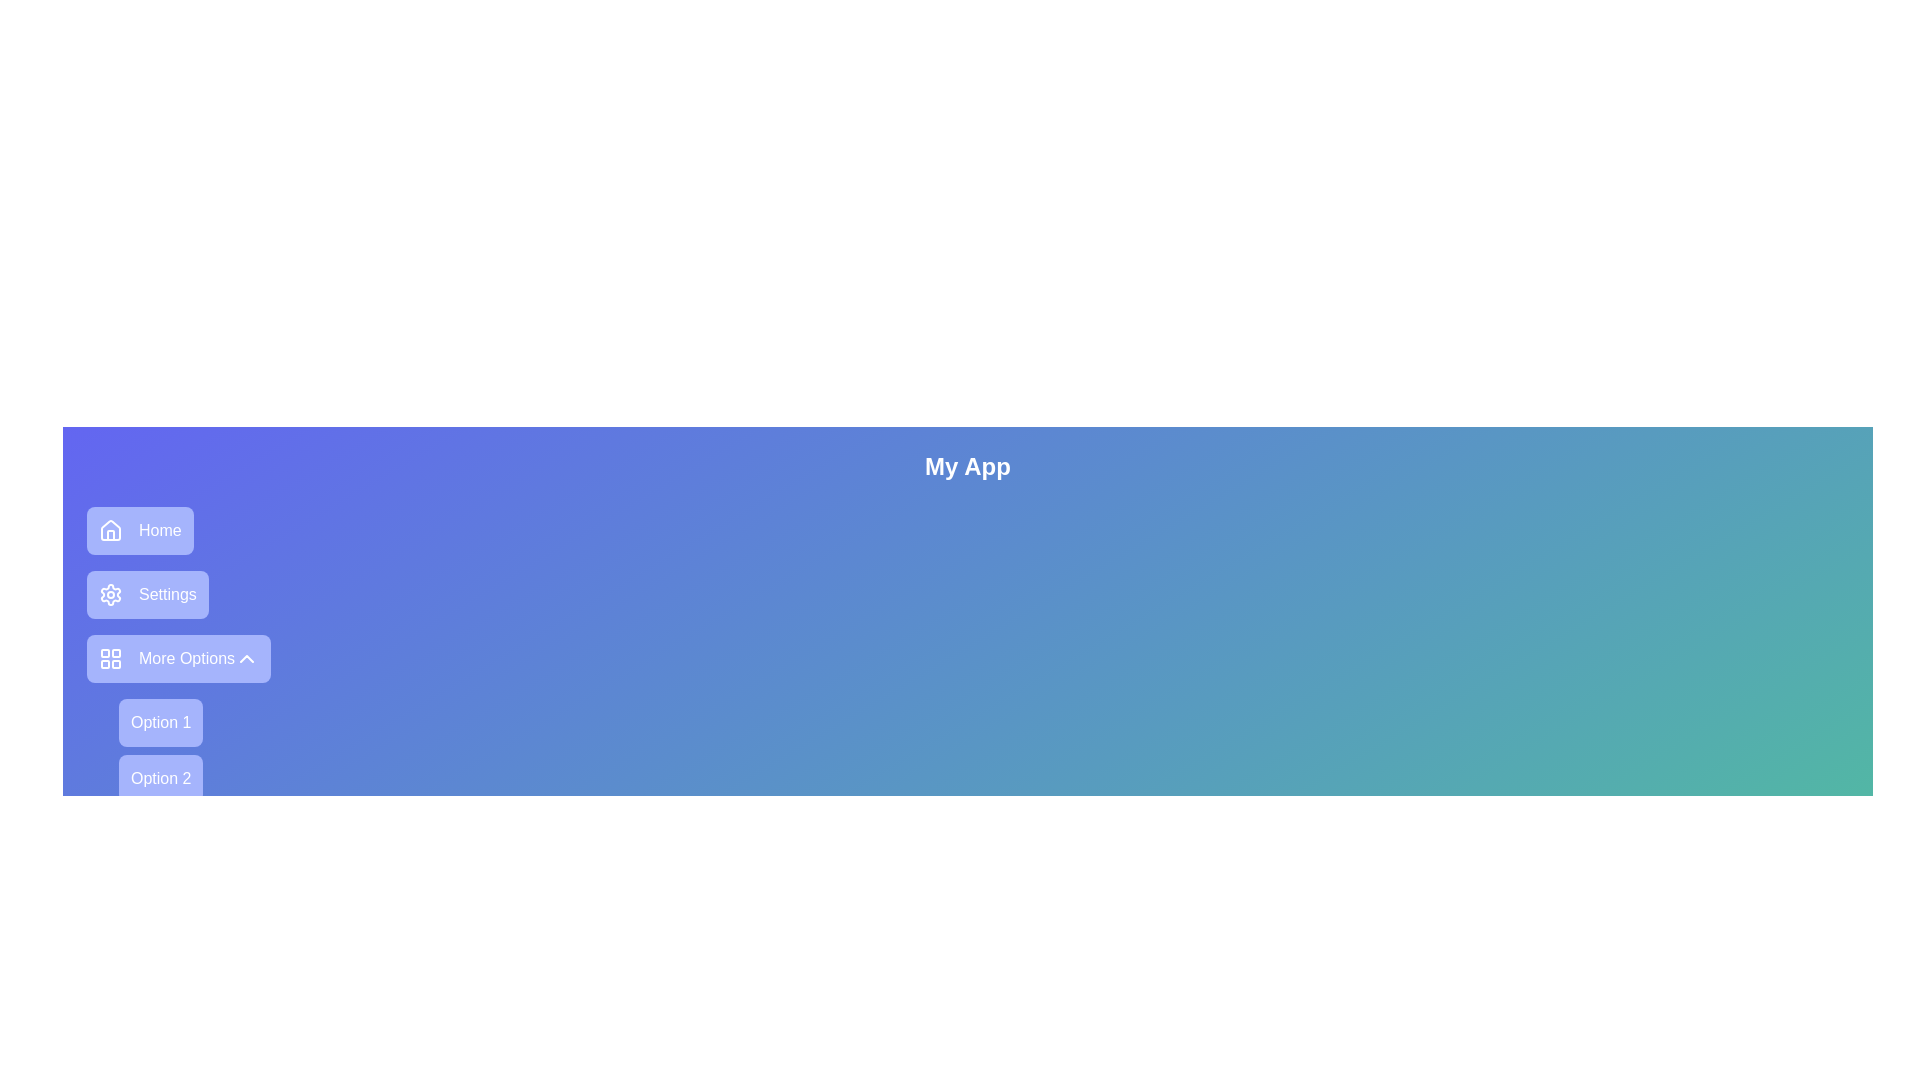 The width and height of the screenshot is (1920, 1080). Describe the element at coordinates (109, 530) in the screenshot. I see `the Home icon located at the left of the 'Home' button` at that location.